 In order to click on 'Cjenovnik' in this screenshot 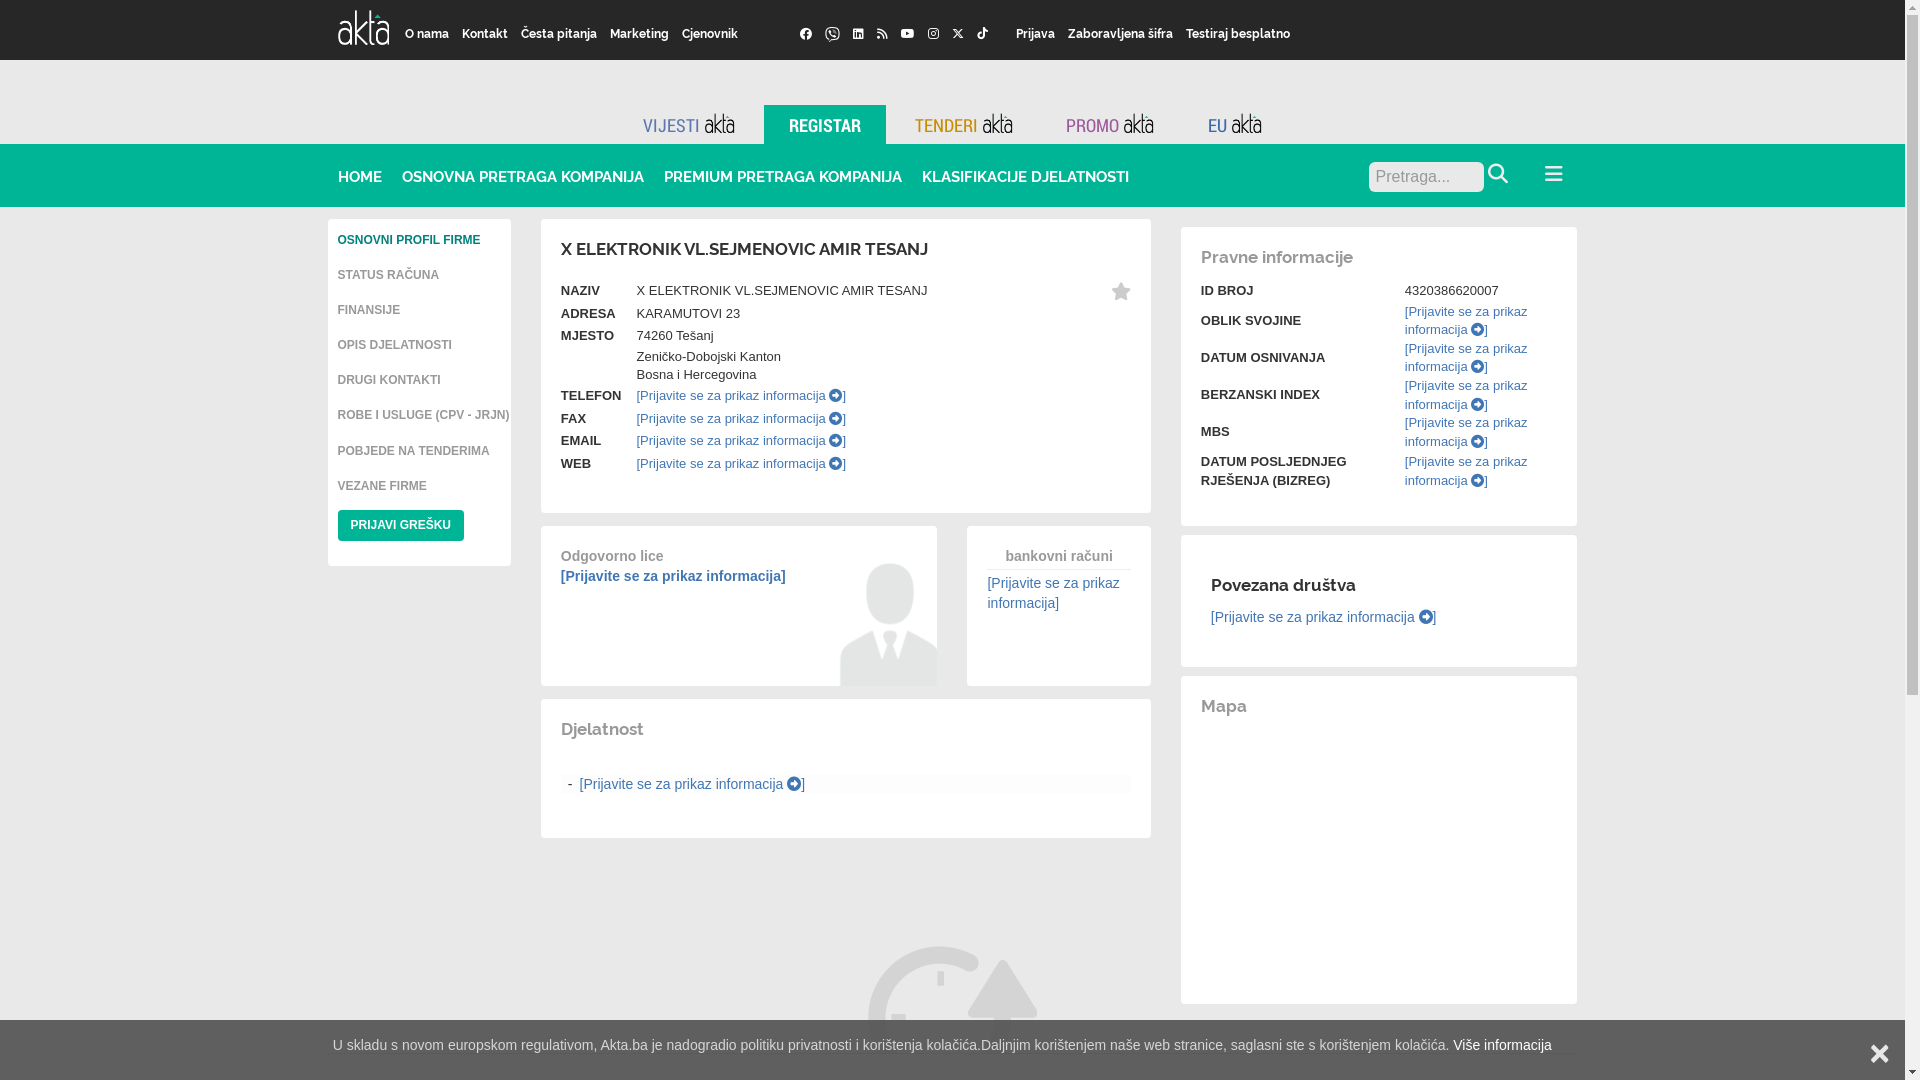, I will do `click(710, 33)`.